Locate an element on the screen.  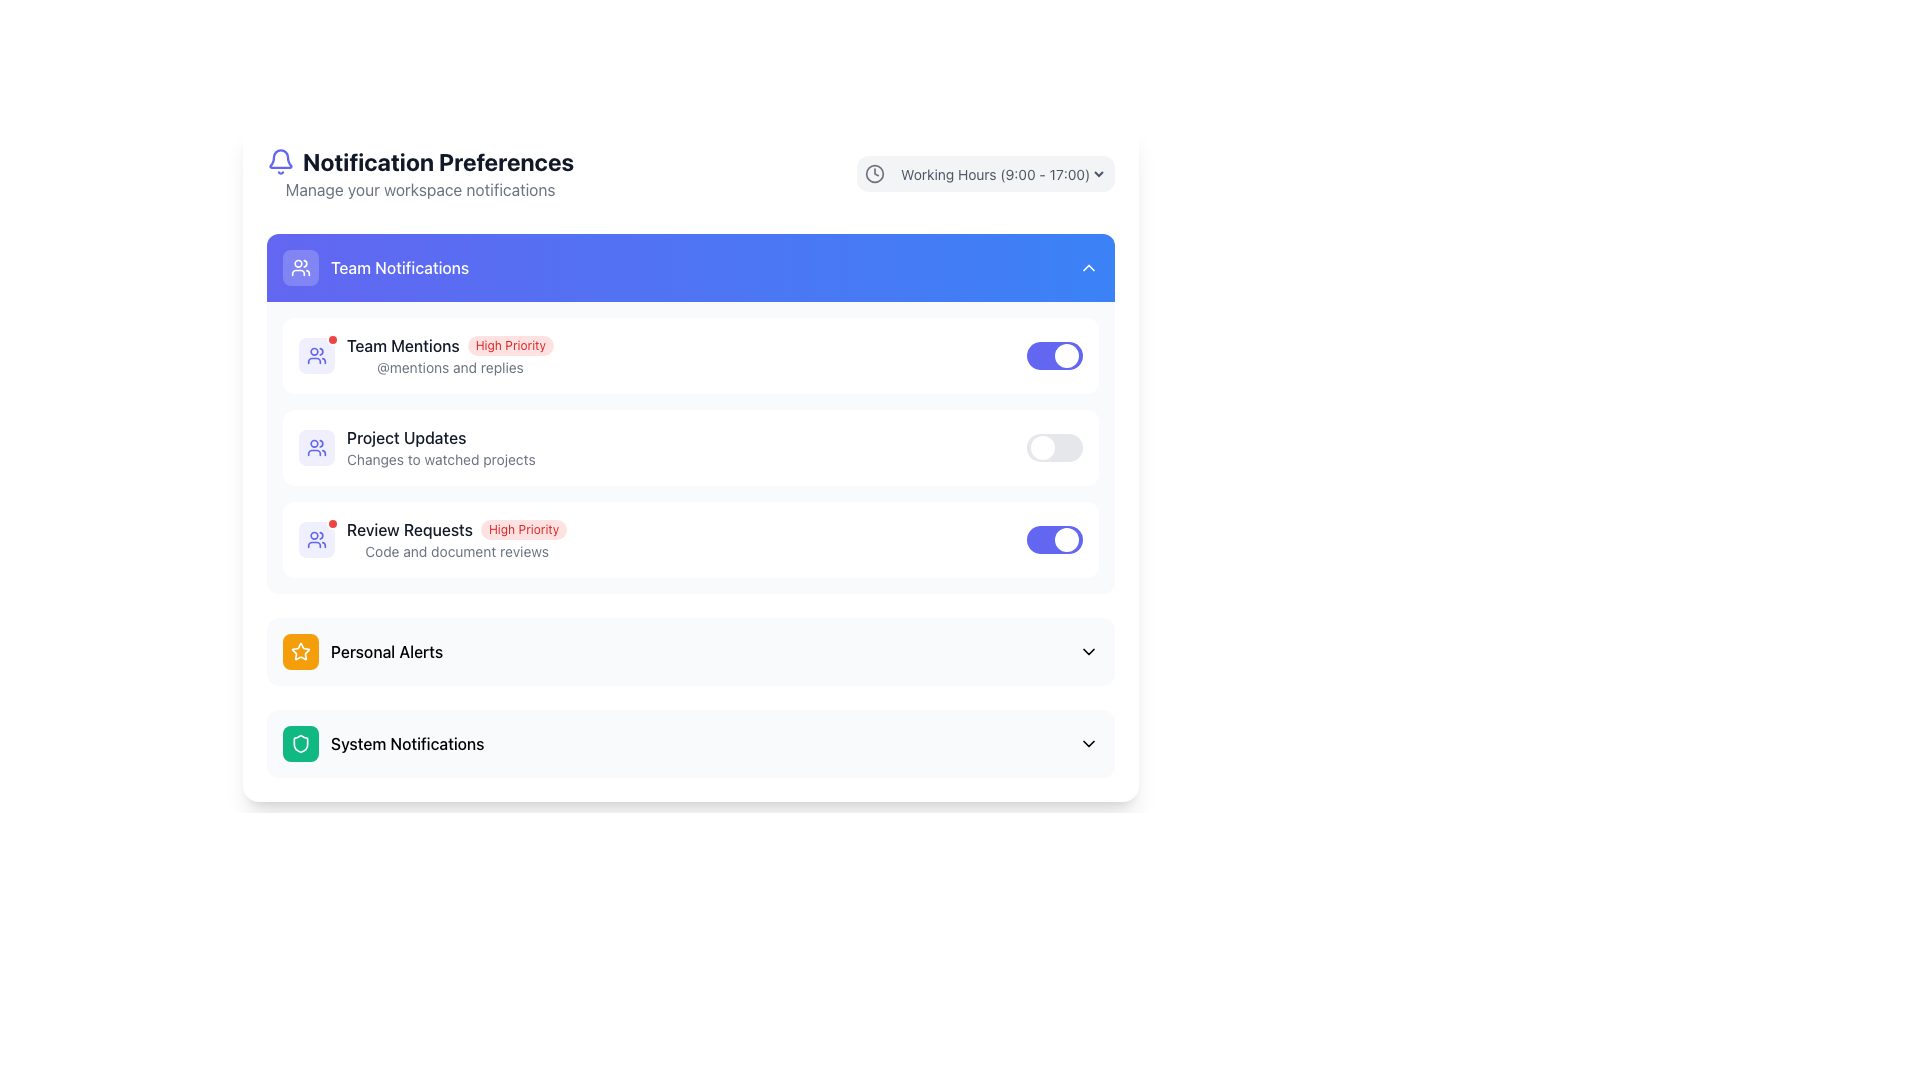
the 'Team Notifications' text label is located at coordinates (405, 437).